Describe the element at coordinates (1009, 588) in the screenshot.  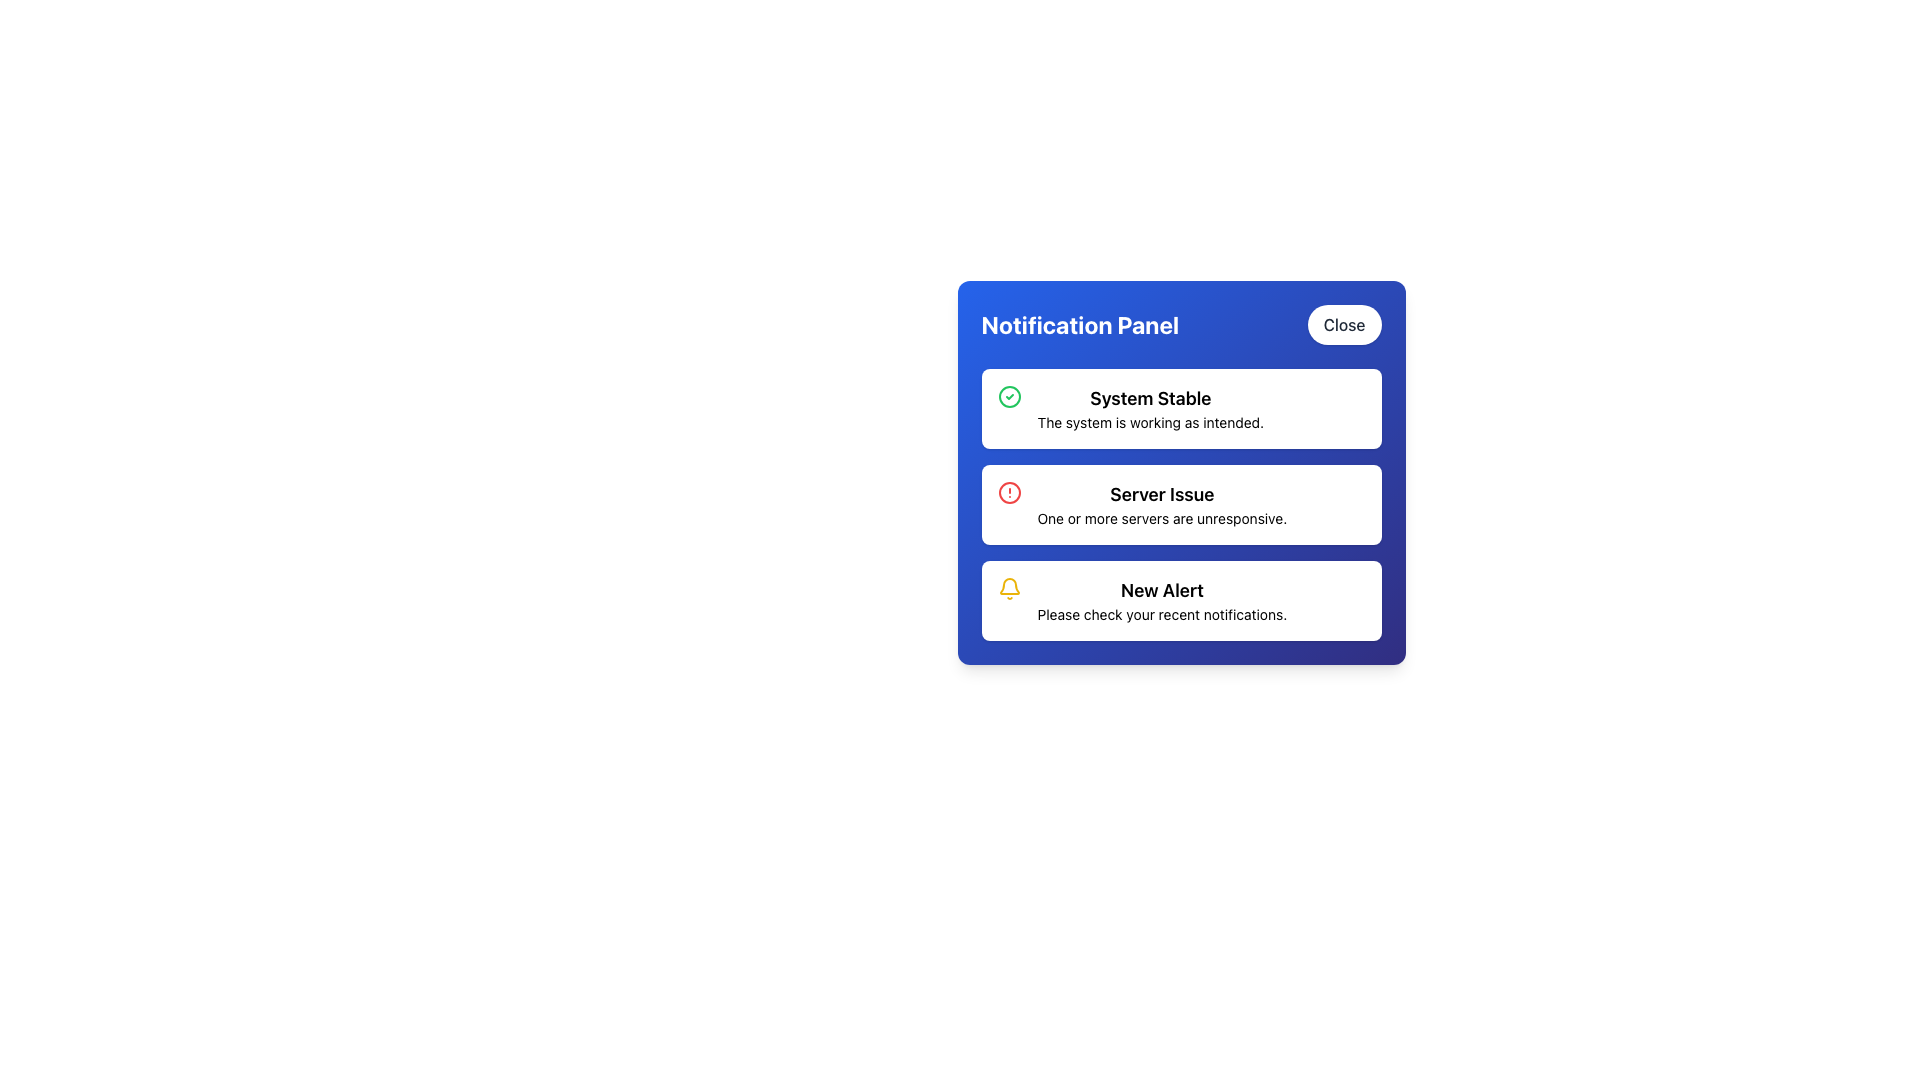
I see `the yellow bell icon indicating notifications within the 'New Alert' card, located at the top left corner of the card` at that location.